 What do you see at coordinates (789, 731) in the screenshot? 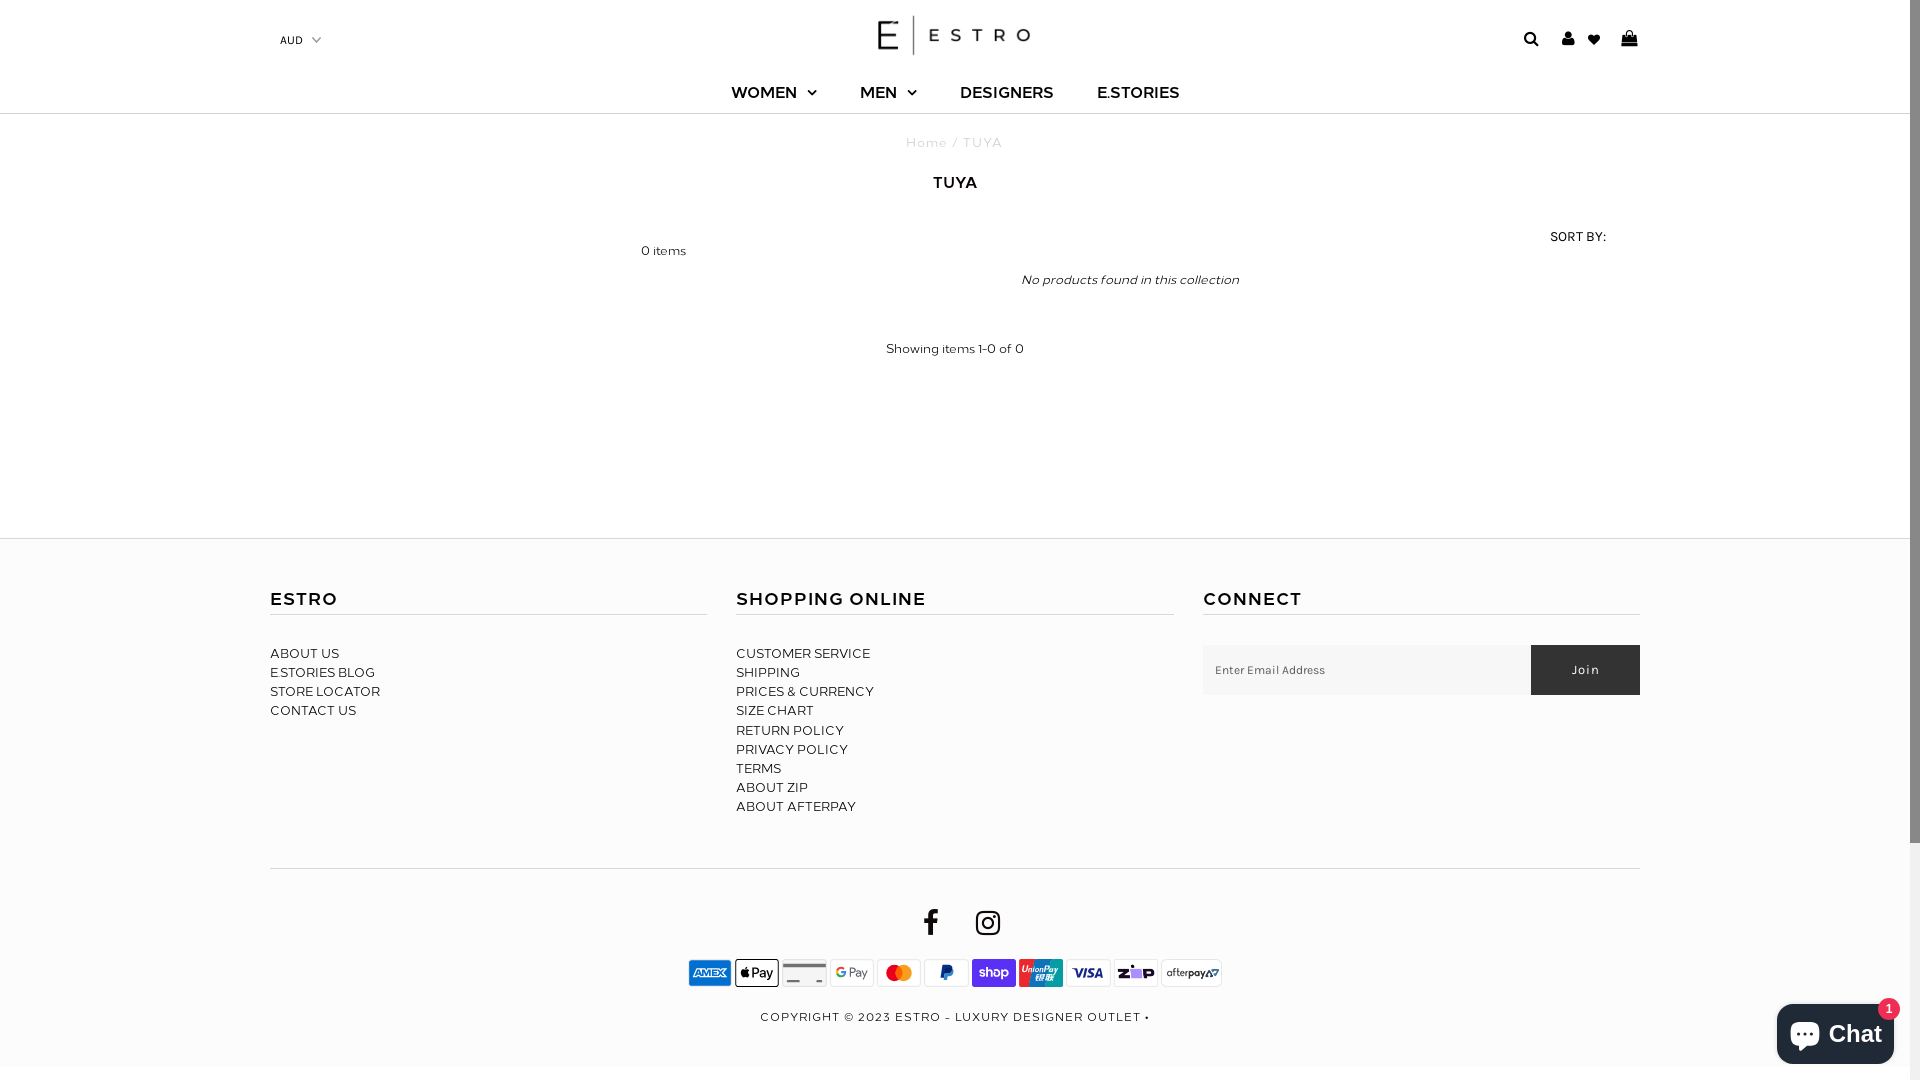
I see `'RETURN POLICY'` at bounding box center [789, 731].